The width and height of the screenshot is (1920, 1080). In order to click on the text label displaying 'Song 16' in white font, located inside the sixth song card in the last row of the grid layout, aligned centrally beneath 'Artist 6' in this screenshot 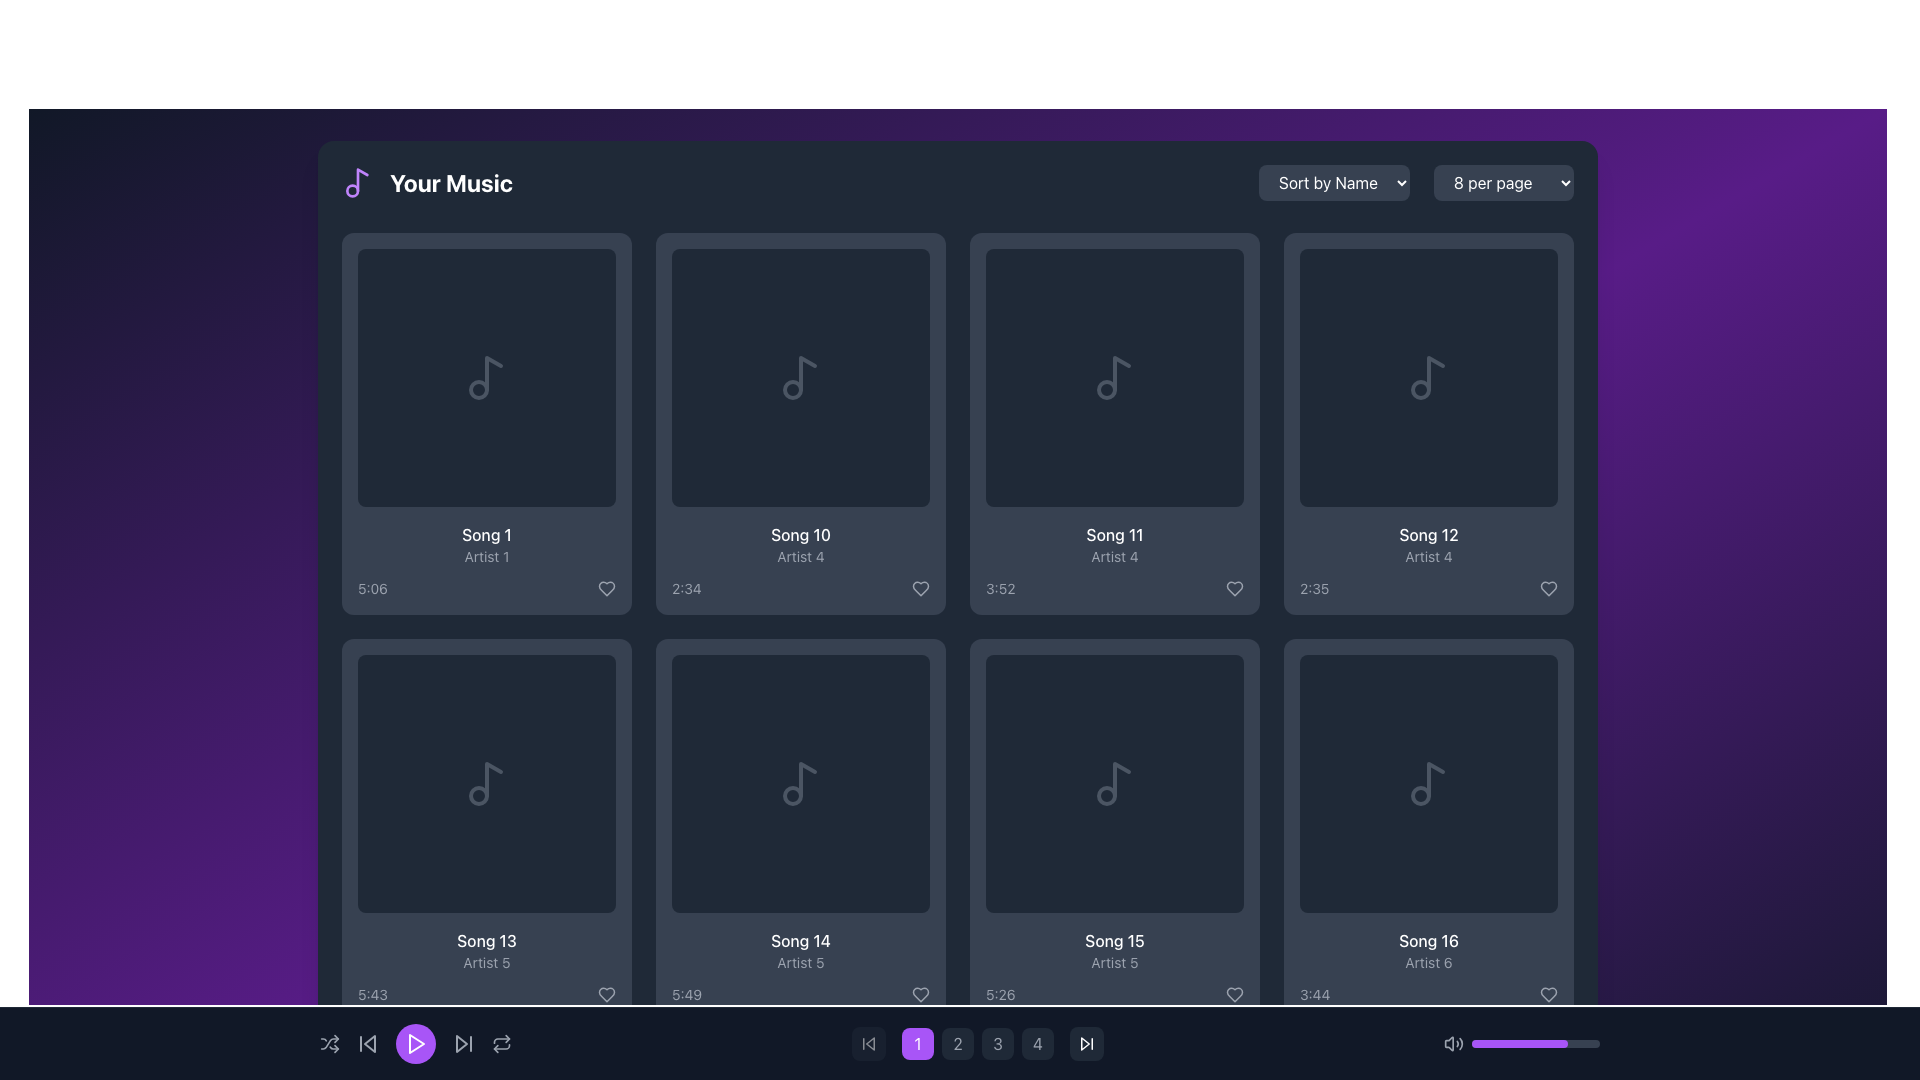, I will do `click(1428, 941)`.